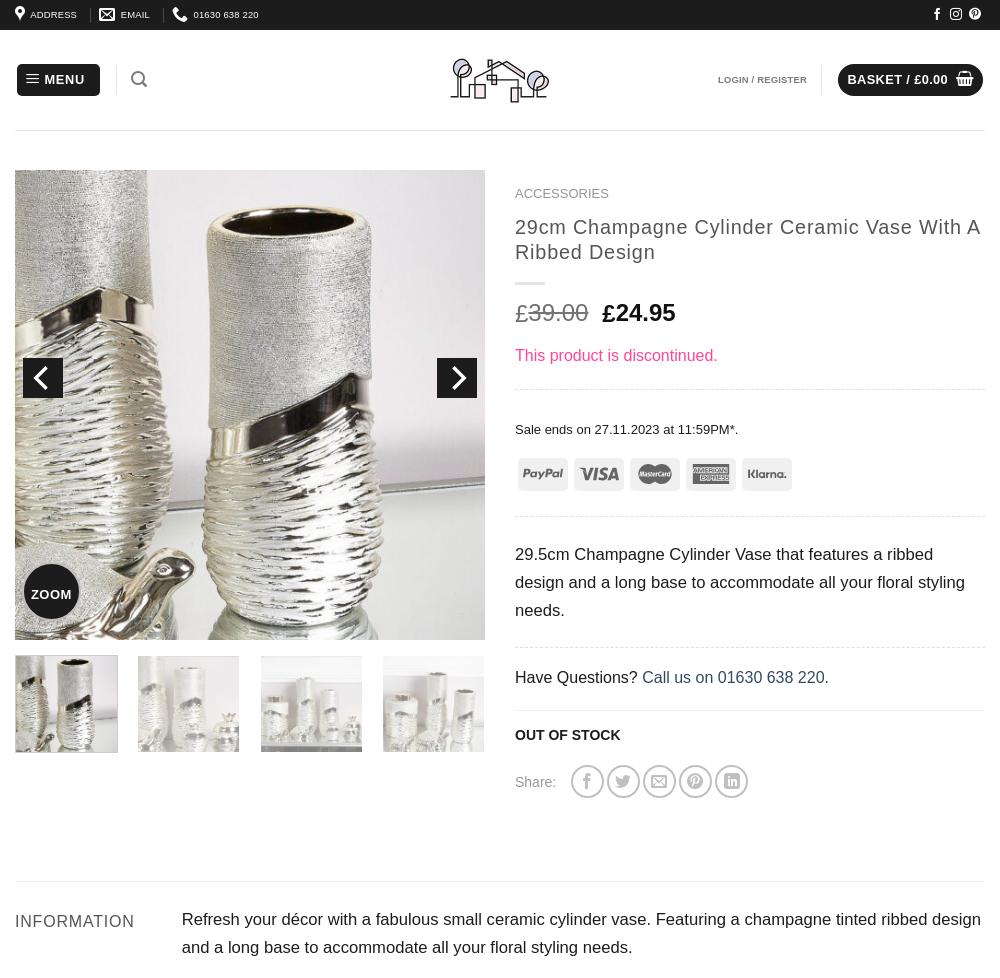  I want to click on '39.00', so click(558, 311).